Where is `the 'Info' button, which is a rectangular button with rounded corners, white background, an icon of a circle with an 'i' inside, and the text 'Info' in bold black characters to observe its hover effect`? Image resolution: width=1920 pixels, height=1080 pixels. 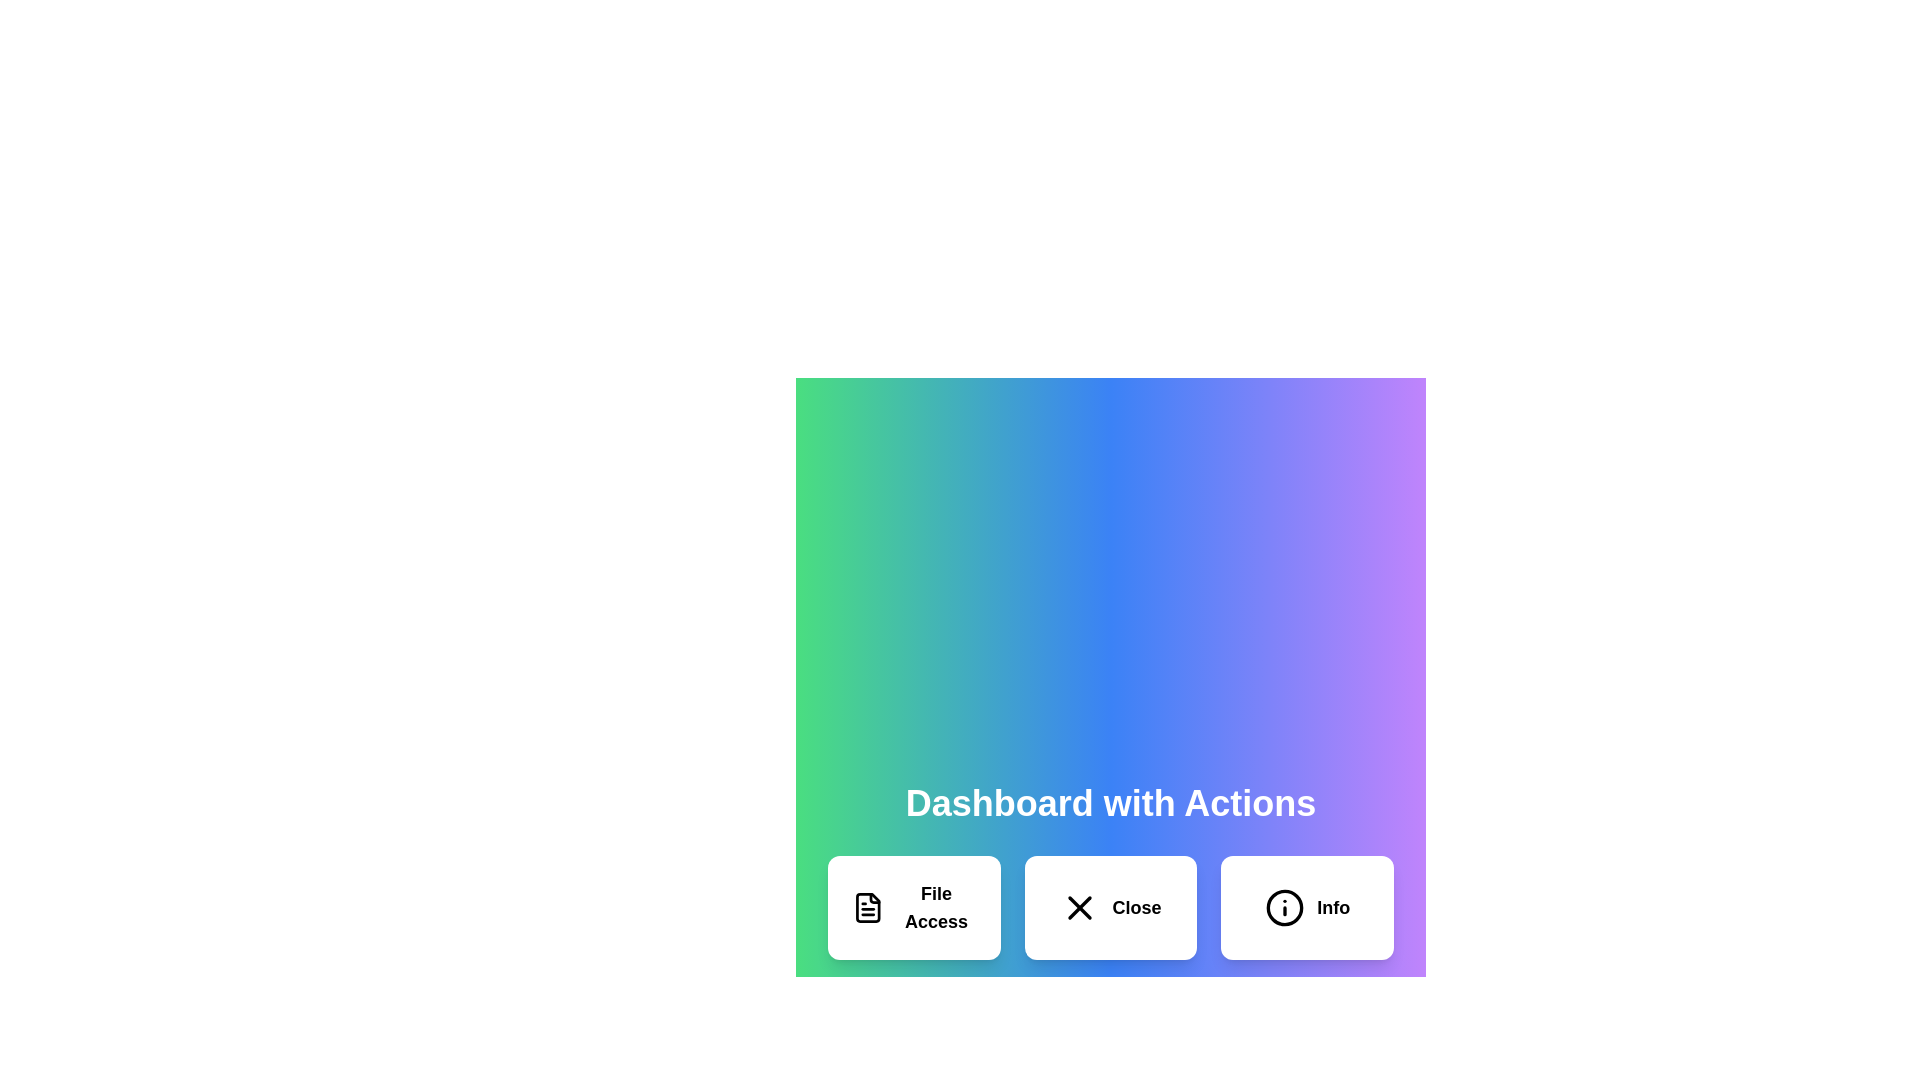
the 'Info' button, which is a rectangular button with rounded corners, white background, an icon of a circle with an 'i' inside, and the text 'Info' in bold black characters to observe its hover effect is located at coordinates (1307, 907).